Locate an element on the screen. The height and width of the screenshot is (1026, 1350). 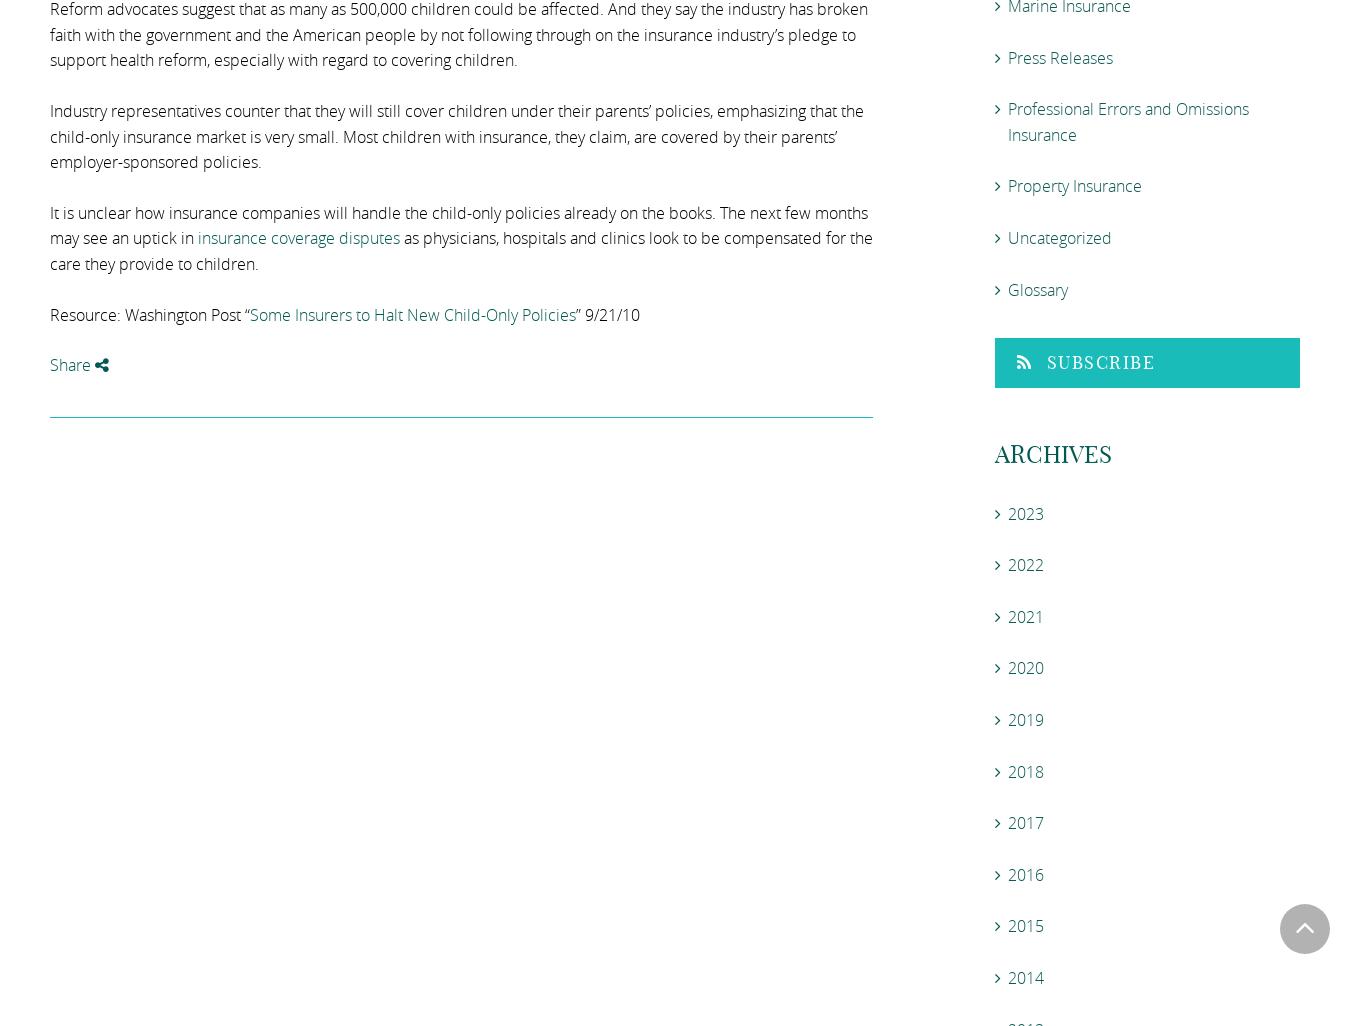
'2022' is located at coordinates (1007, 564).